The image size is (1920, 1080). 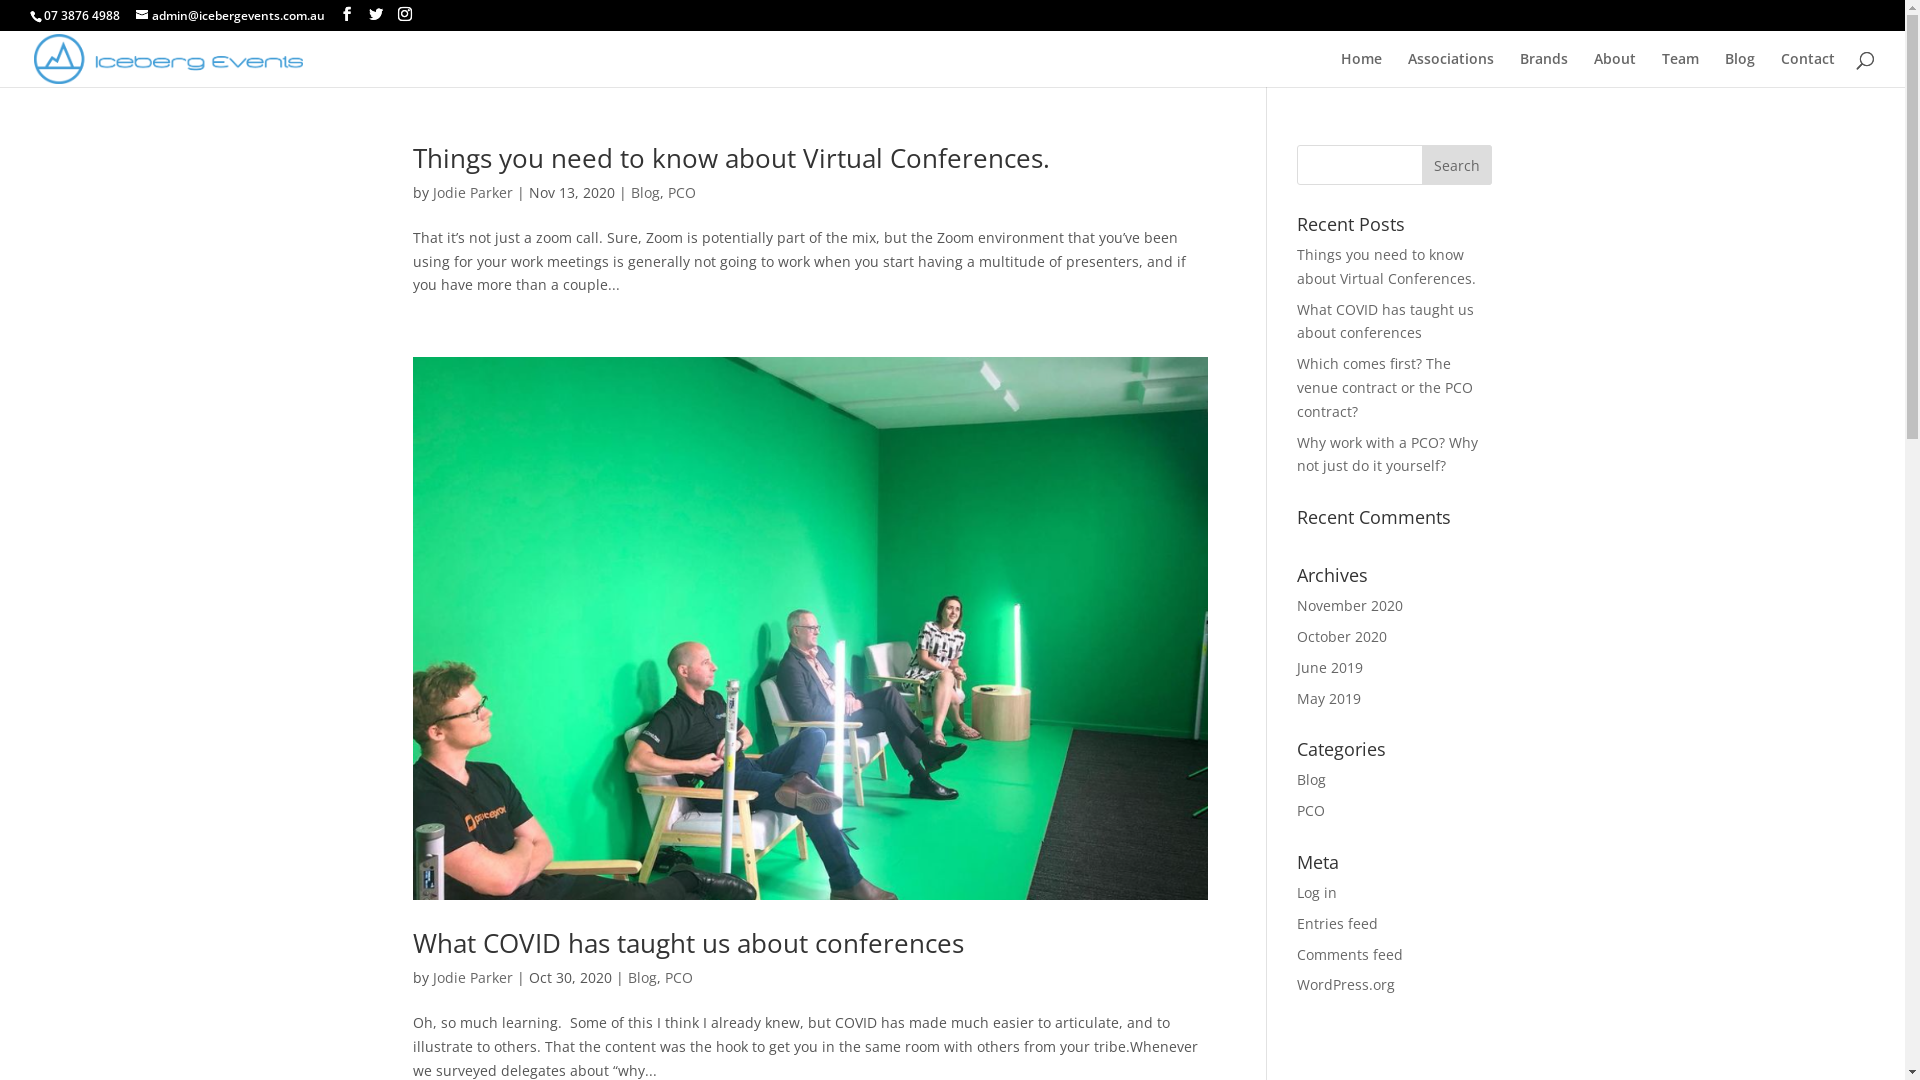 What do you see at coordinates (1384, 320) in the screenshot?
I see `'What COVID has taught us about conferences'` at bounding box center [1384, 320].